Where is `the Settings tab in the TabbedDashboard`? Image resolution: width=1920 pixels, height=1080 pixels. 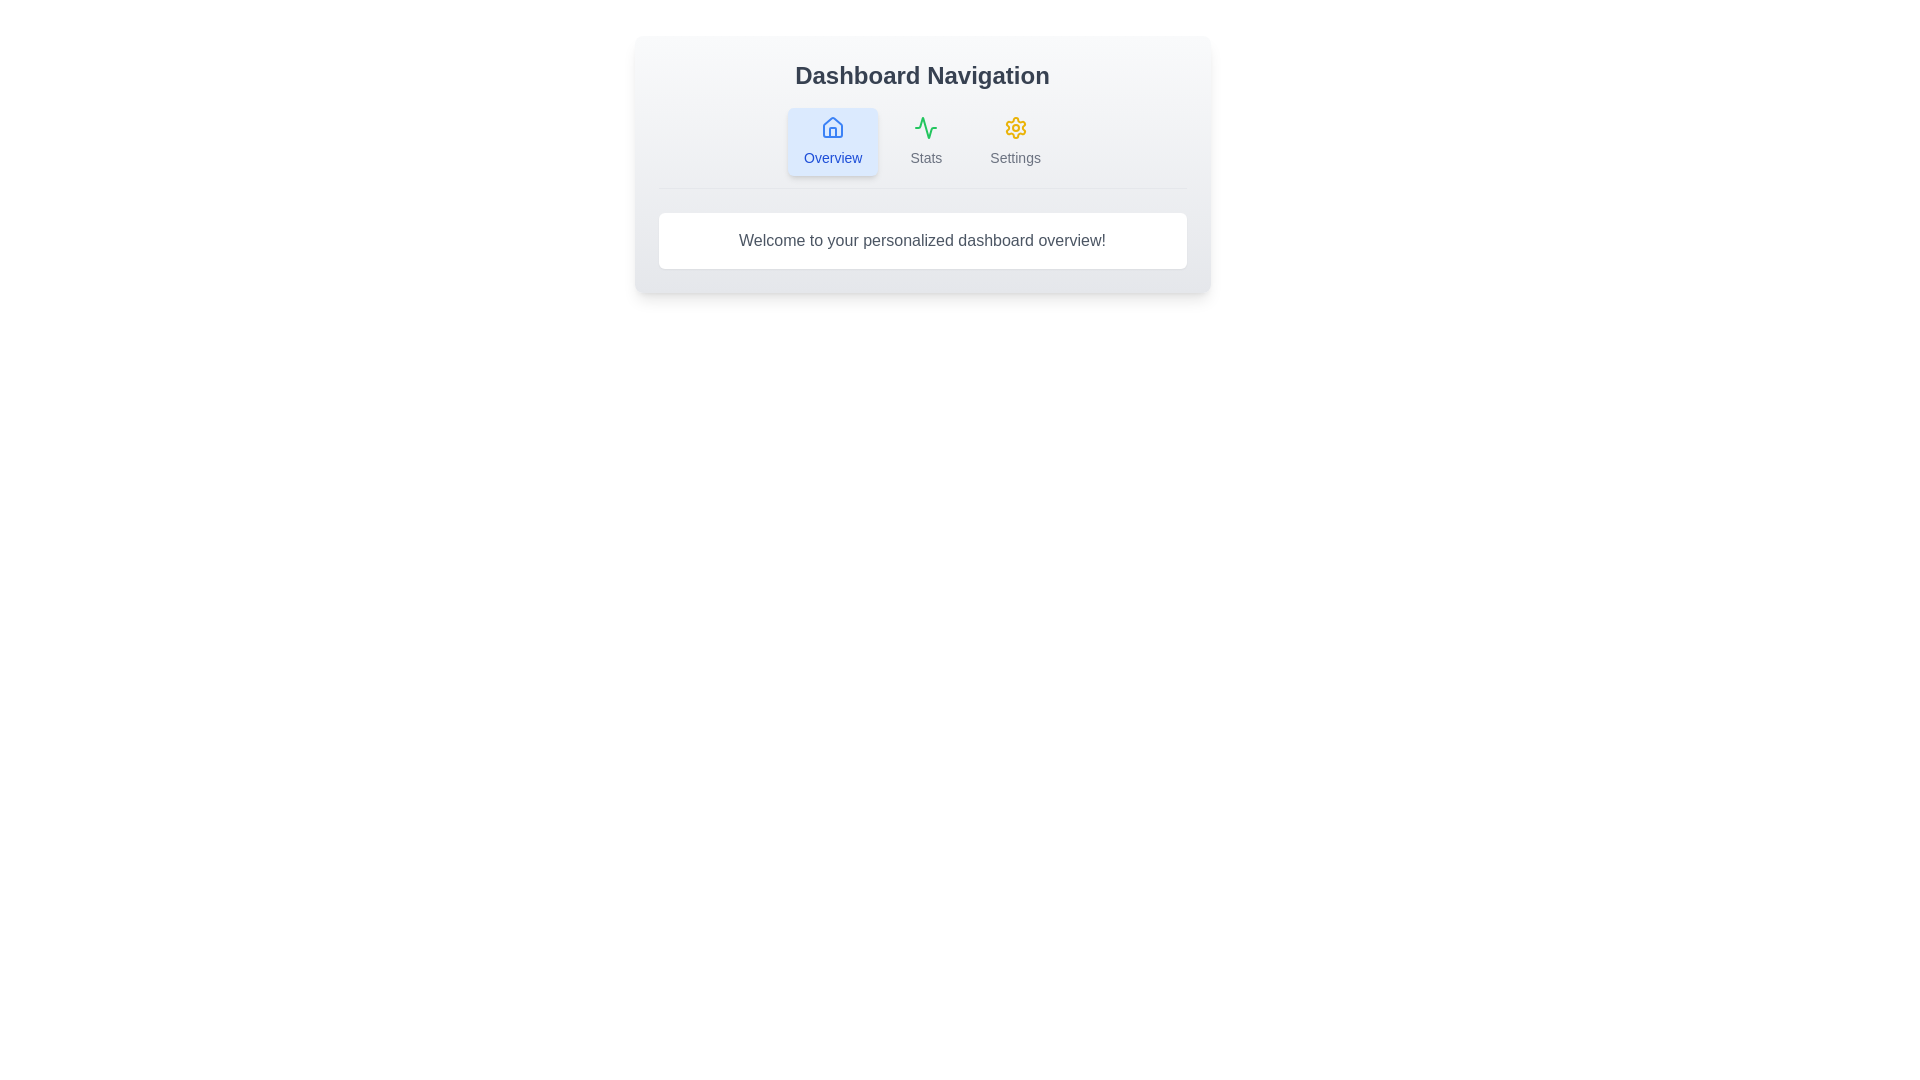 the Settings tab in the TabbedDashboard is located at coordinates (1015, 141).